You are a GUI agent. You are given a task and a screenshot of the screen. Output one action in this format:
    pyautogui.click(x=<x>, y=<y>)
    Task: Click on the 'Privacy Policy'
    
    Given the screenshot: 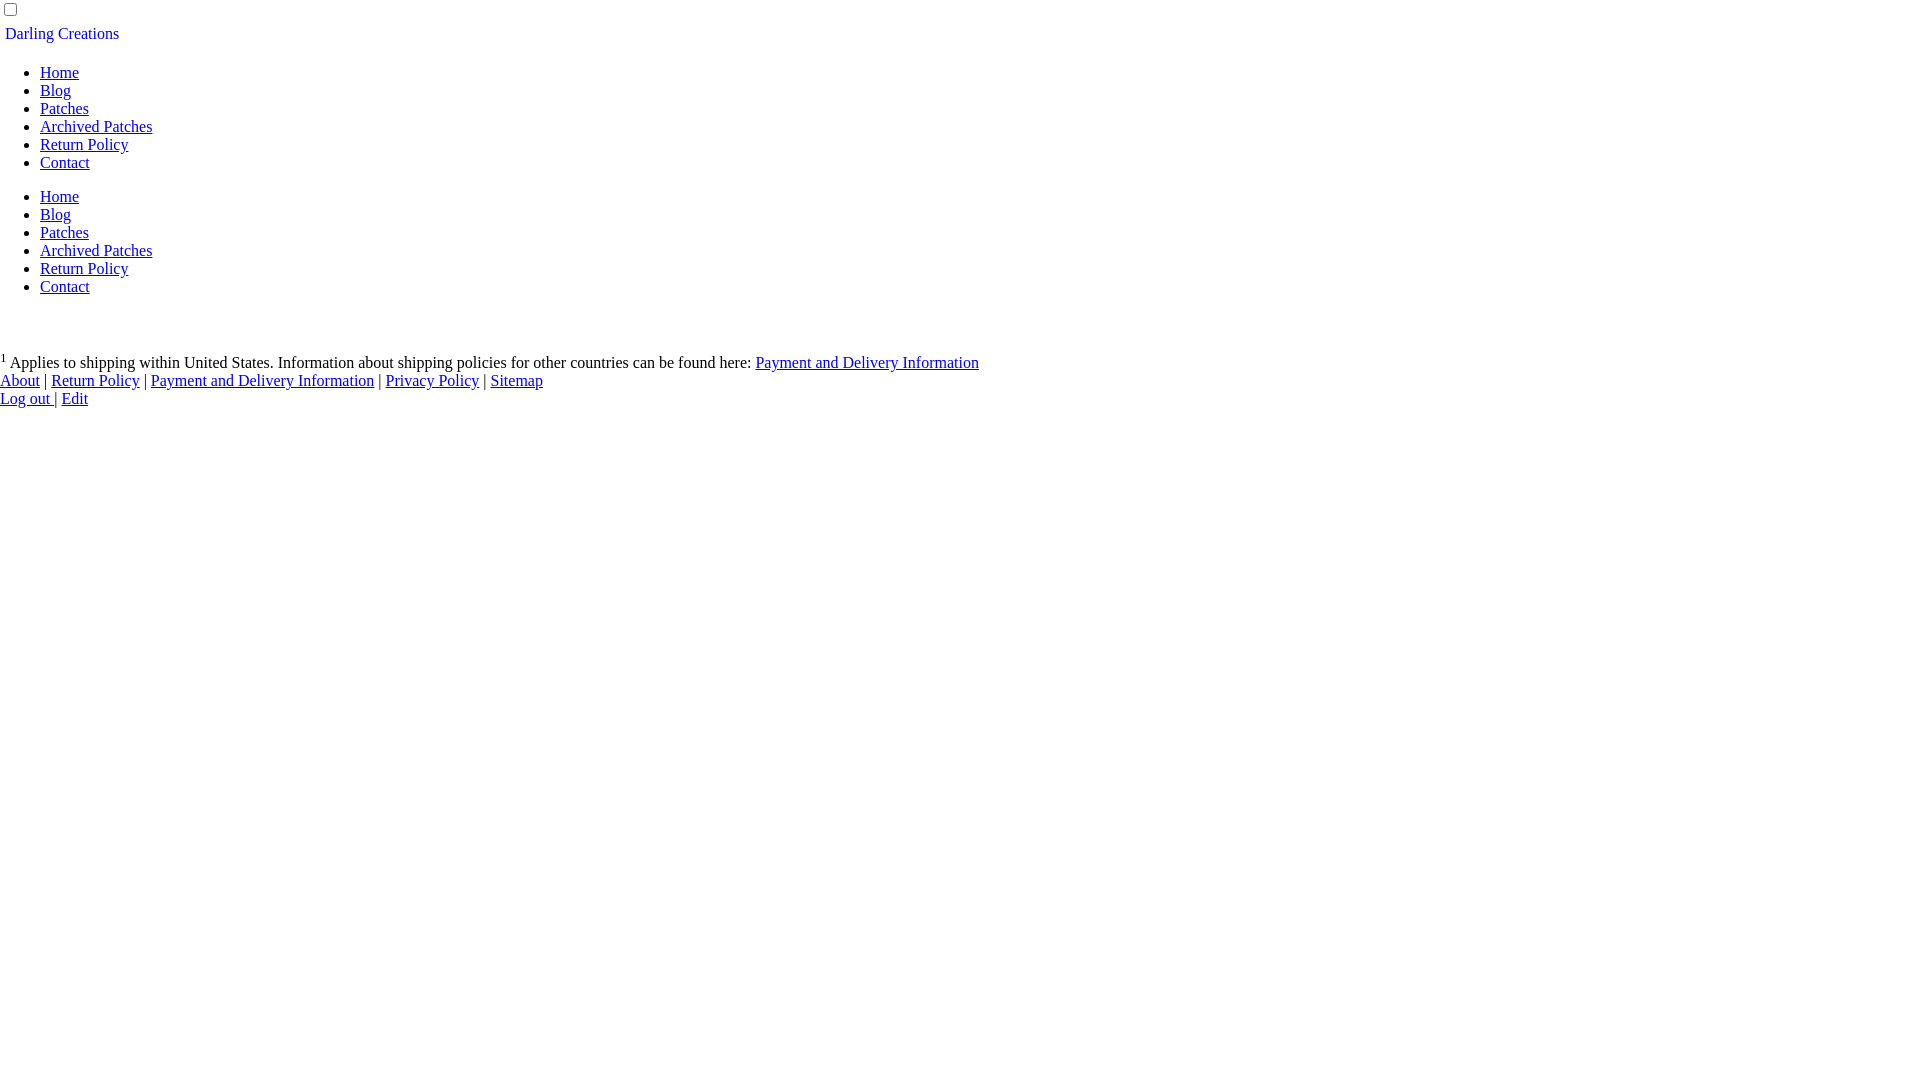 What is the action you would take?
    pyautogui.click(x=431, y=380)
    